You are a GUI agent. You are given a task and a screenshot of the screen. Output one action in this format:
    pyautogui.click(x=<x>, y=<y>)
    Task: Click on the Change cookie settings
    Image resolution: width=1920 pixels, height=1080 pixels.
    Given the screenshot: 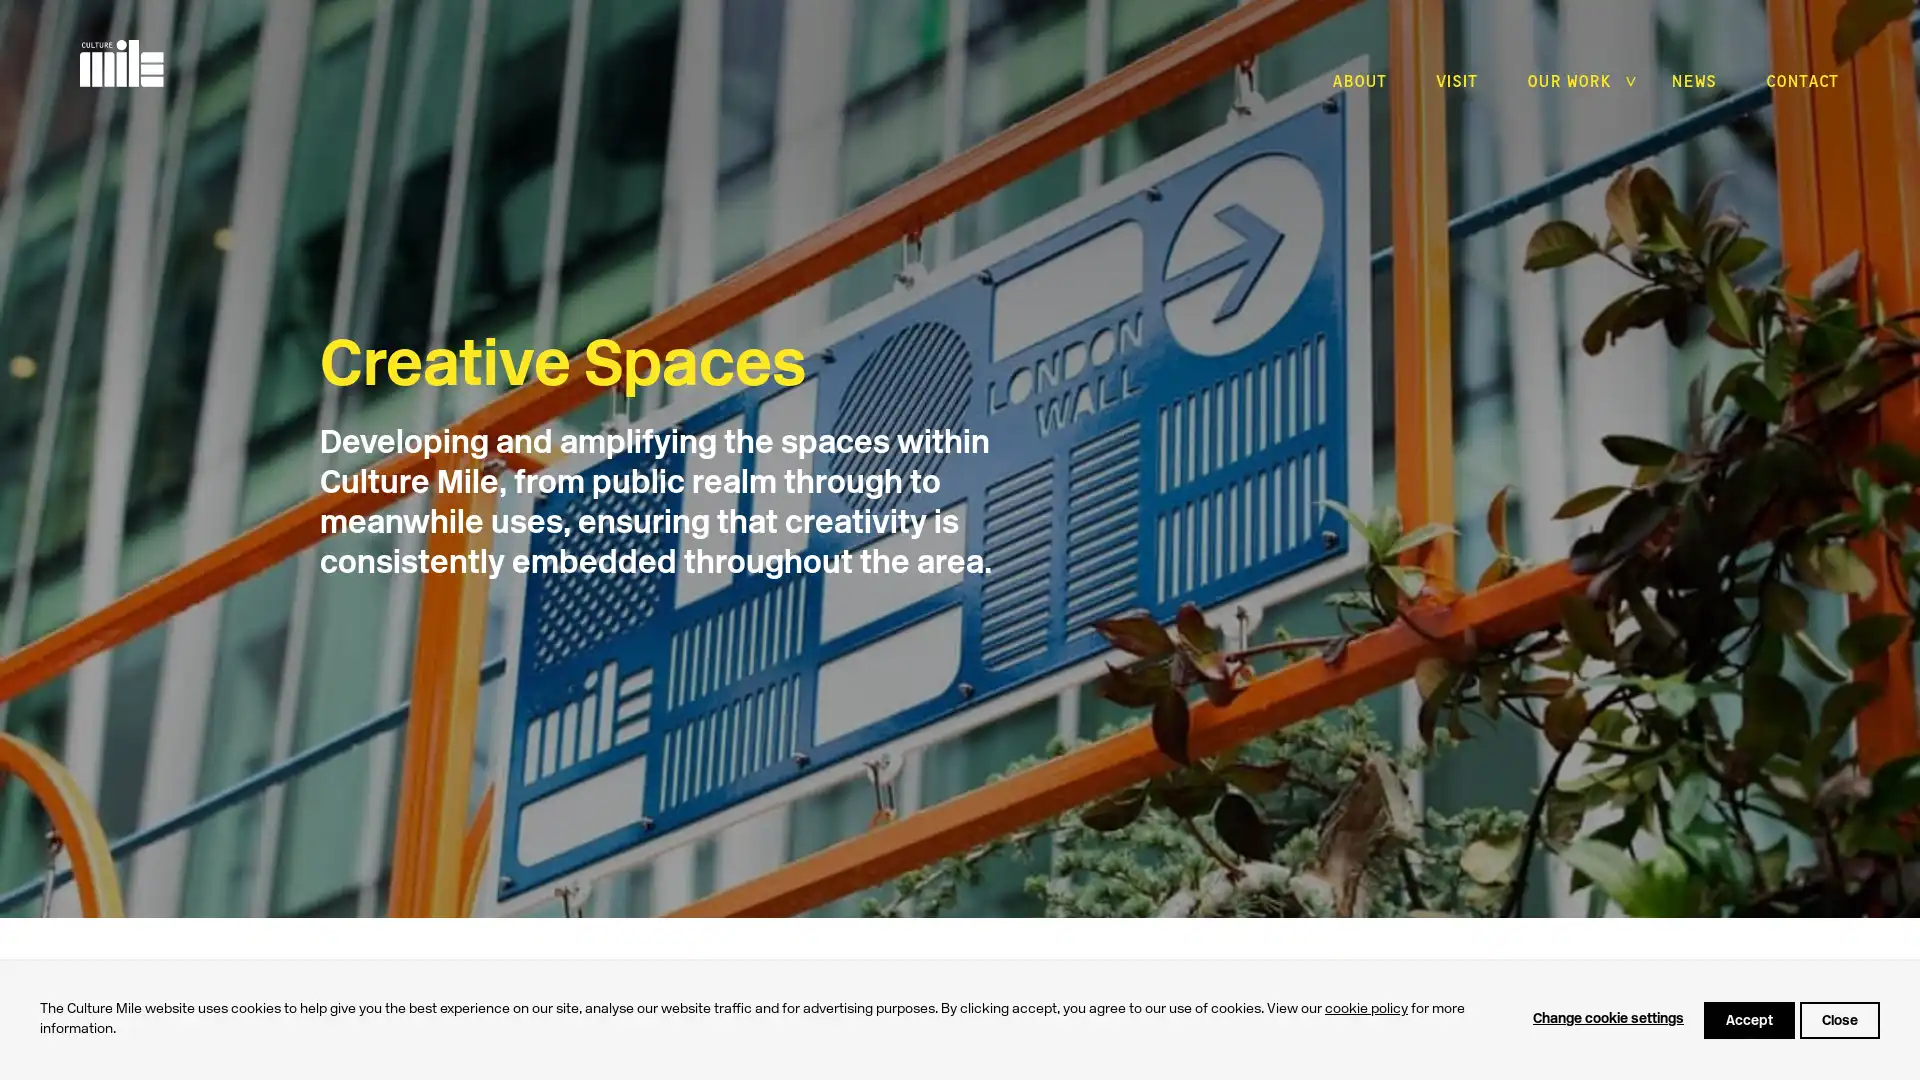 What is the action you would take?
    pyautogui.click(x=1608, y=1019)
    